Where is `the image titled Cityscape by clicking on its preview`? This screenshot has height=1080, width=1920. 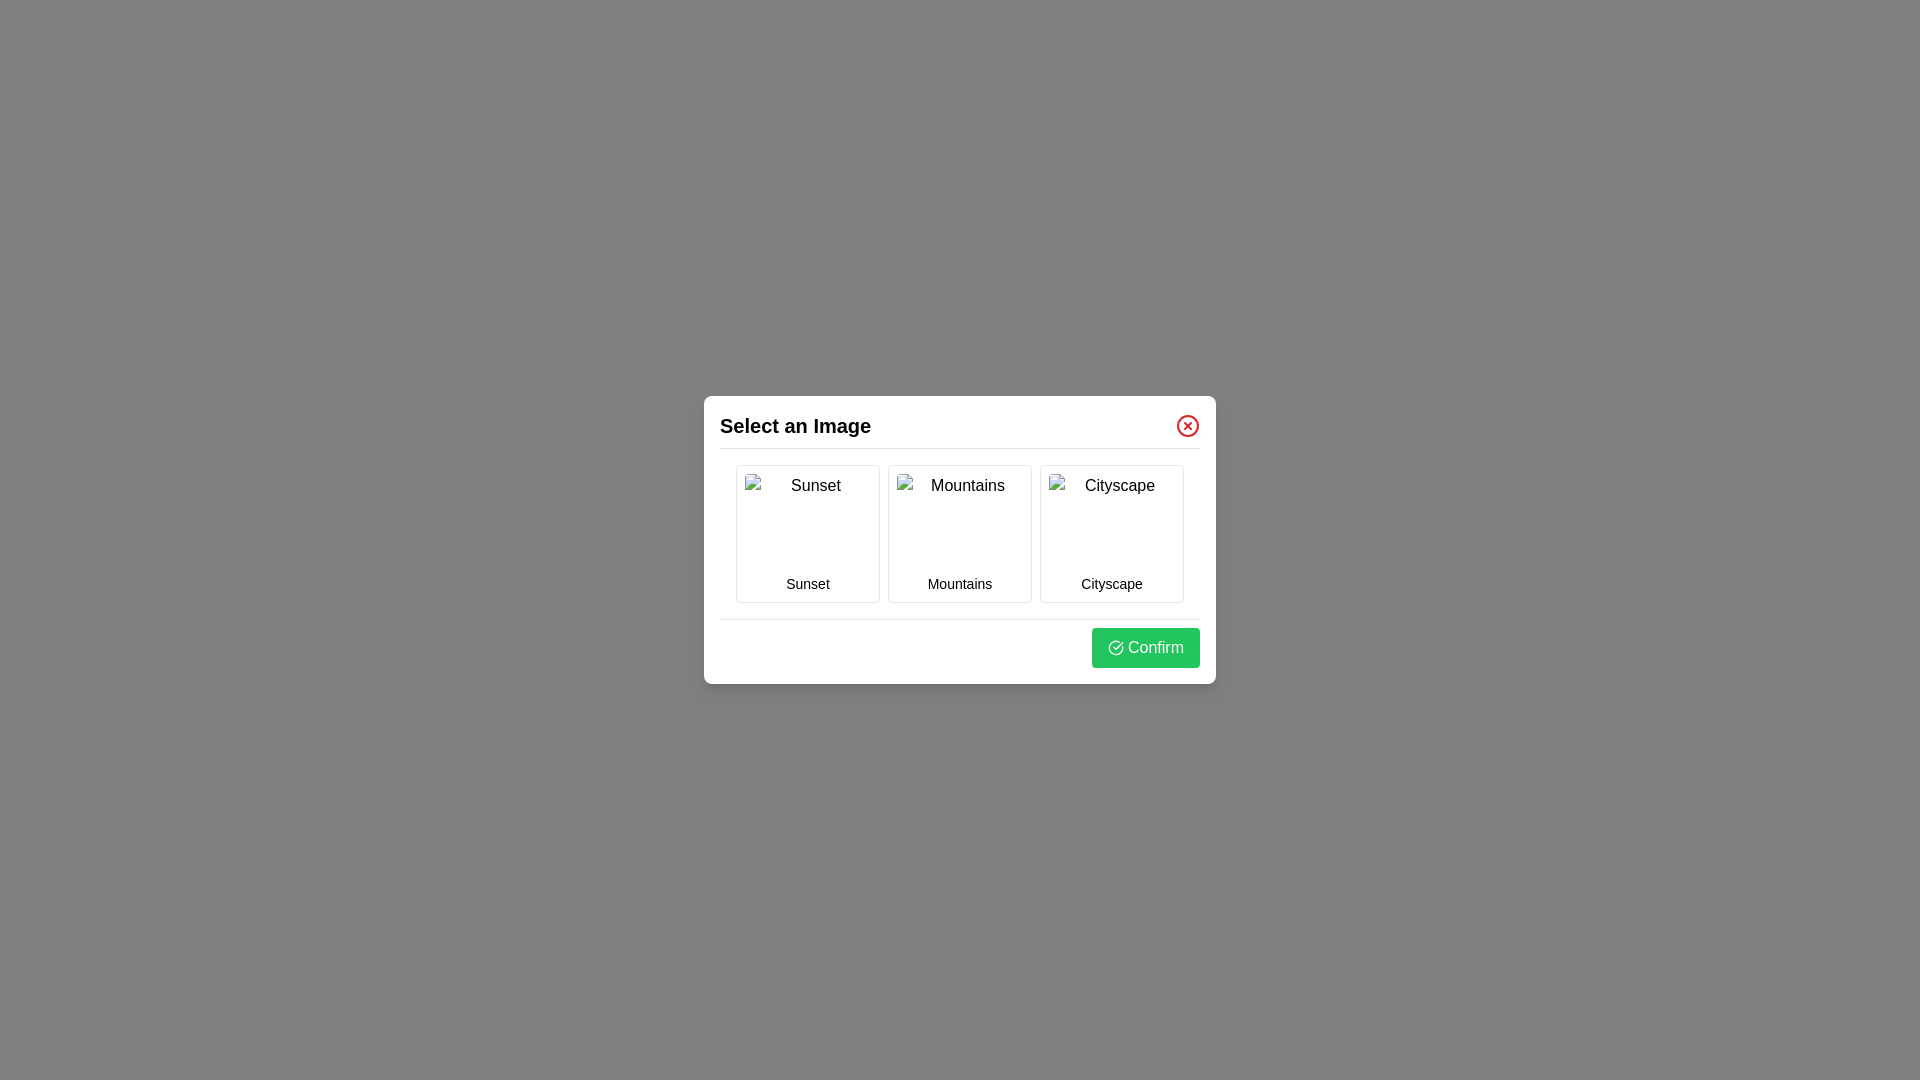 the image titled Cityscape by clicking on its preview is located at coordinates (1111, 520).